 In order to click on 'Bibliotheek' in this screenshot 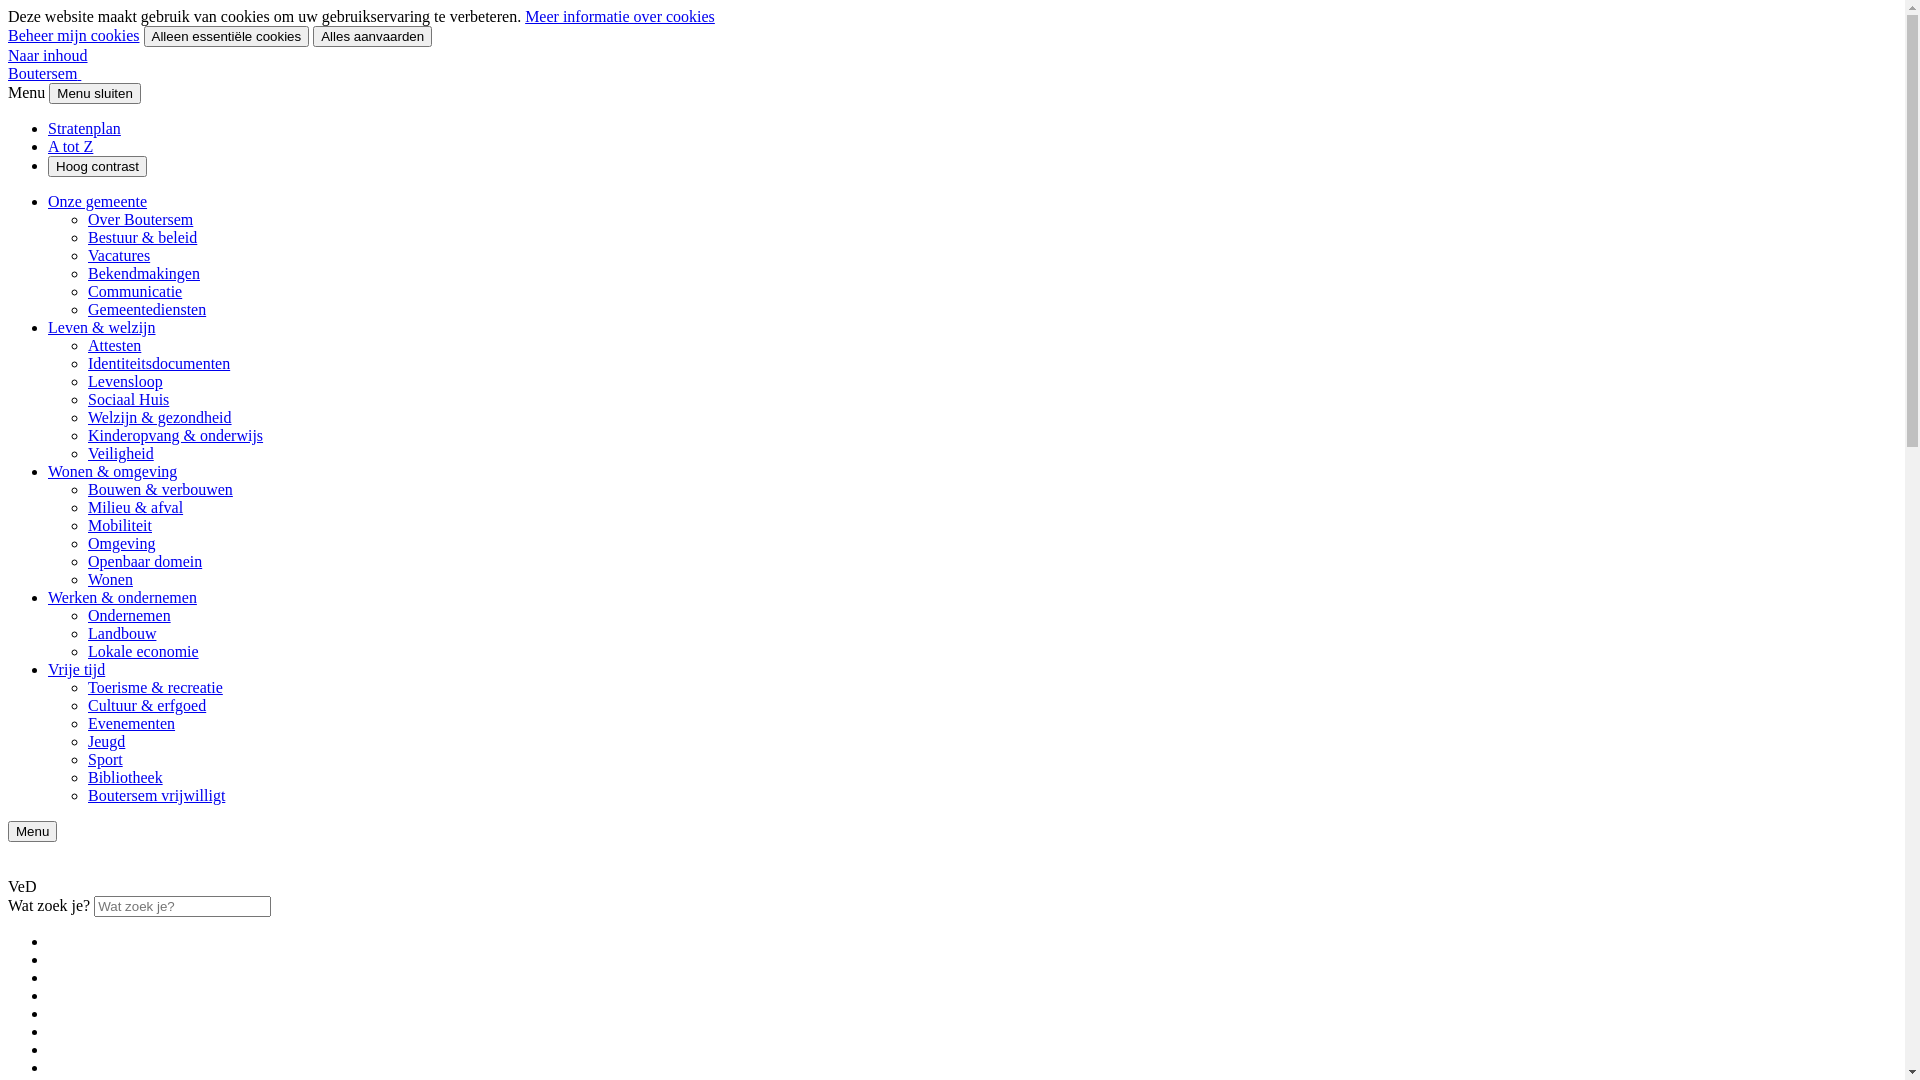, I will do `click(124, 776)`.